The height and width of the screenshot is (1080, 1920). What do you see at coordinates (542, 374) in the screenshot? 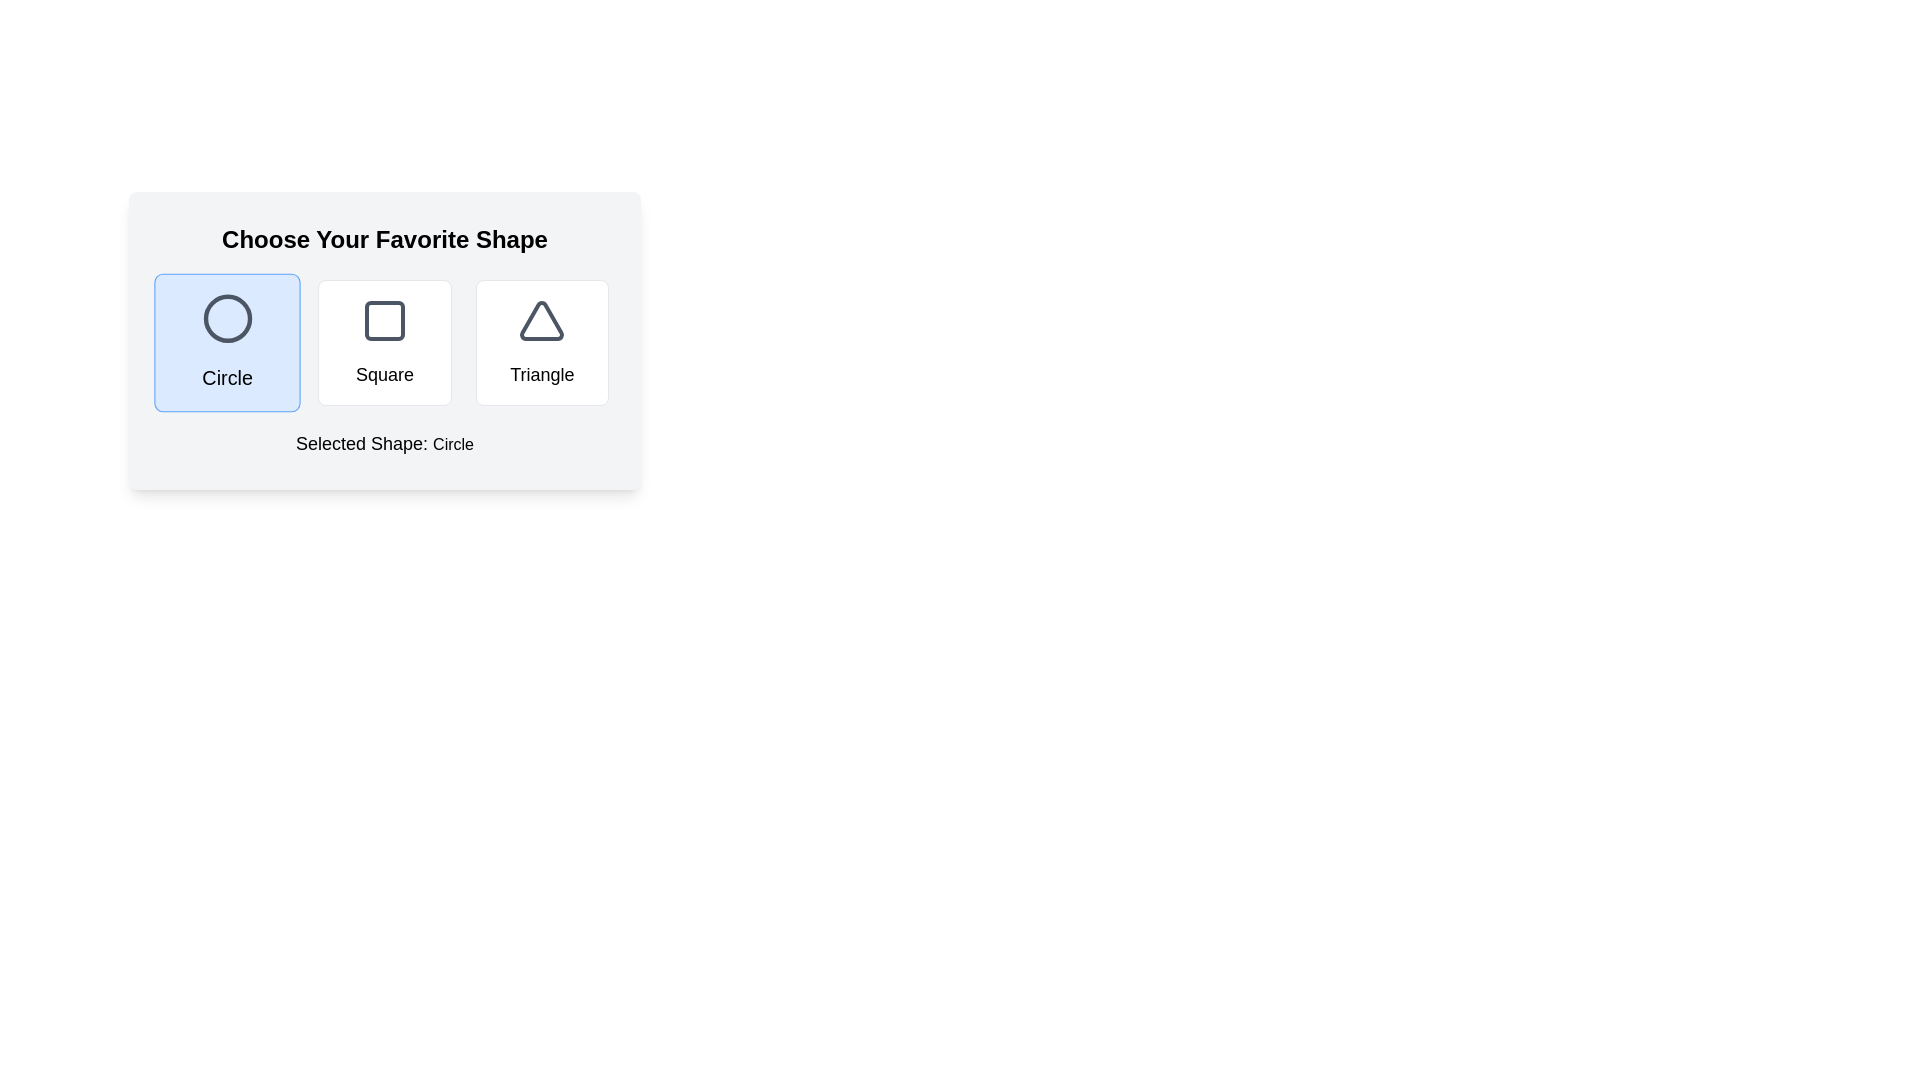
I see `text of the descriptive label identifying the triangular icon as 'Triangle', located below the triangular icon in the third shape selection card from the left` at bounding box center [542, 374].